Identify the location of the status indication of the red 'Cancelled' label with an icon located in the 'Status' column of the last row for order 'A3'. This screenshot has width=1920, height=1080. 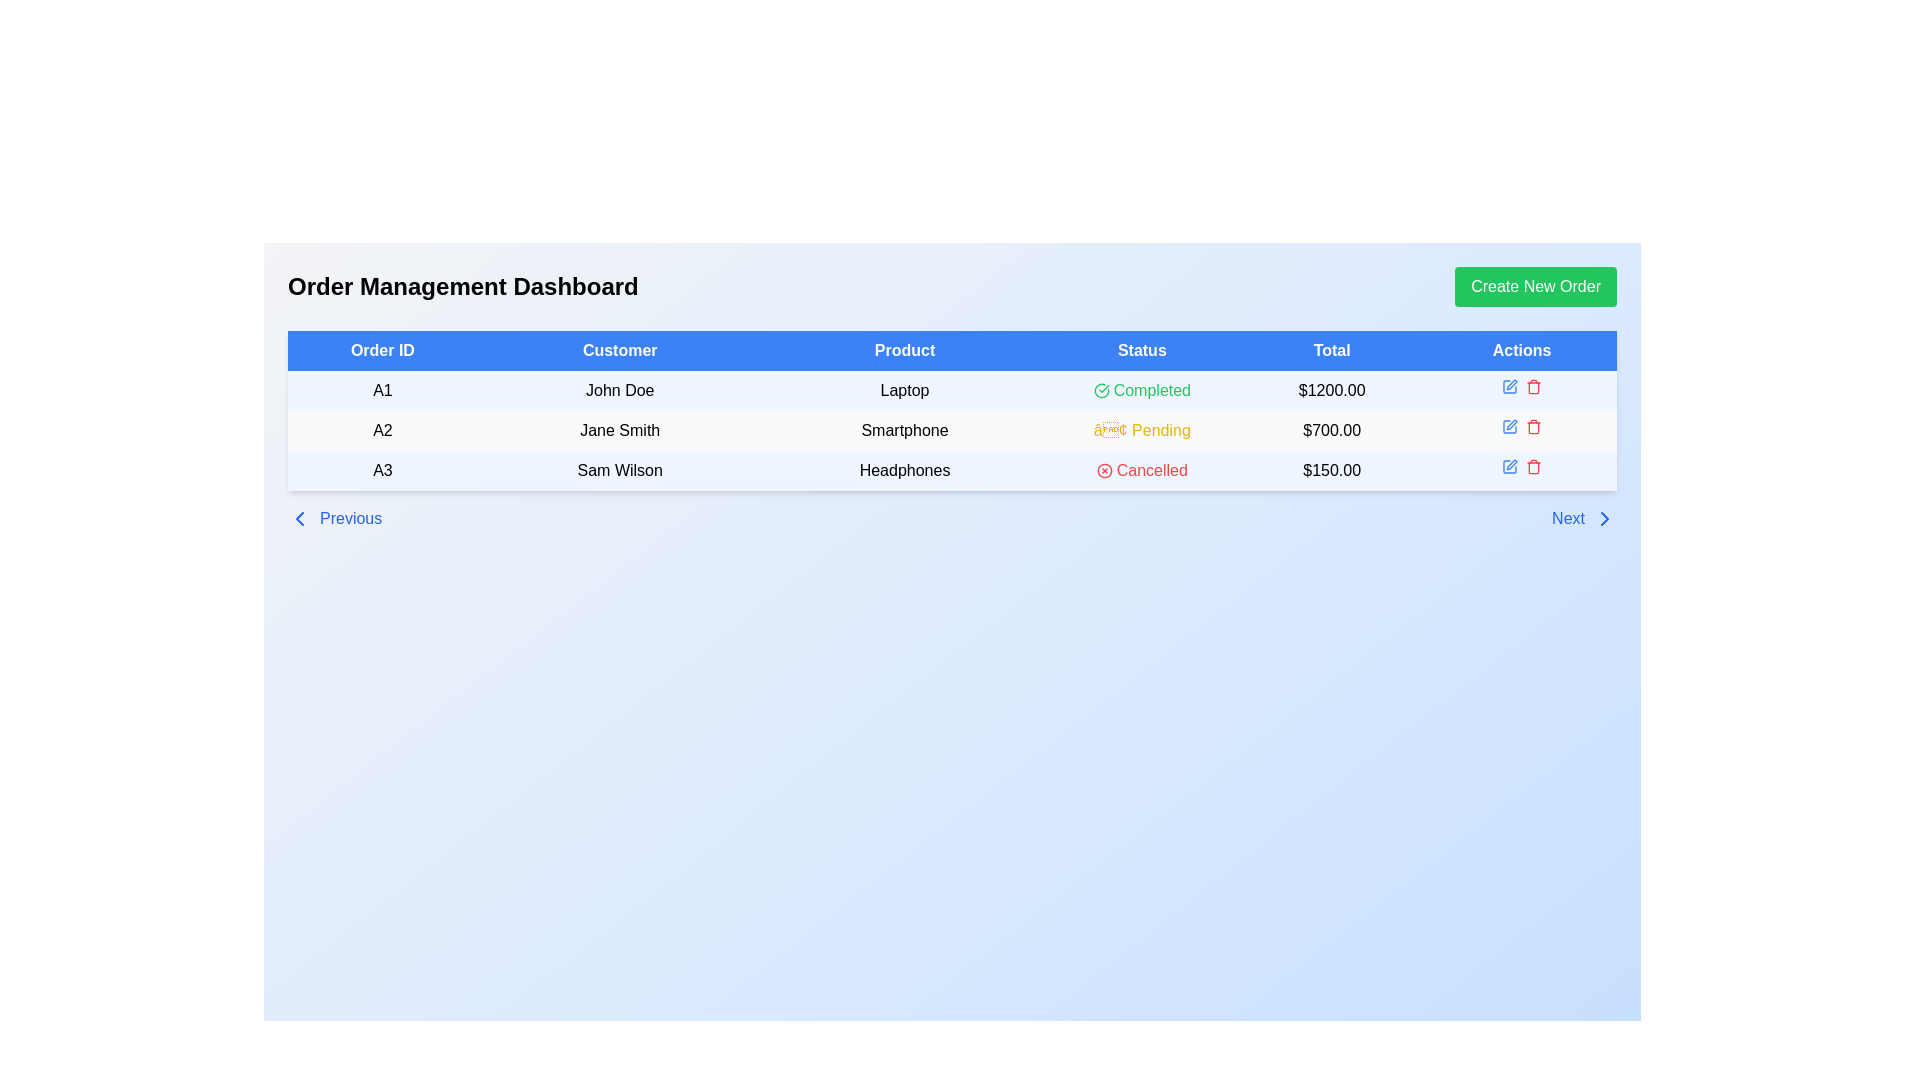
(1142, 470).